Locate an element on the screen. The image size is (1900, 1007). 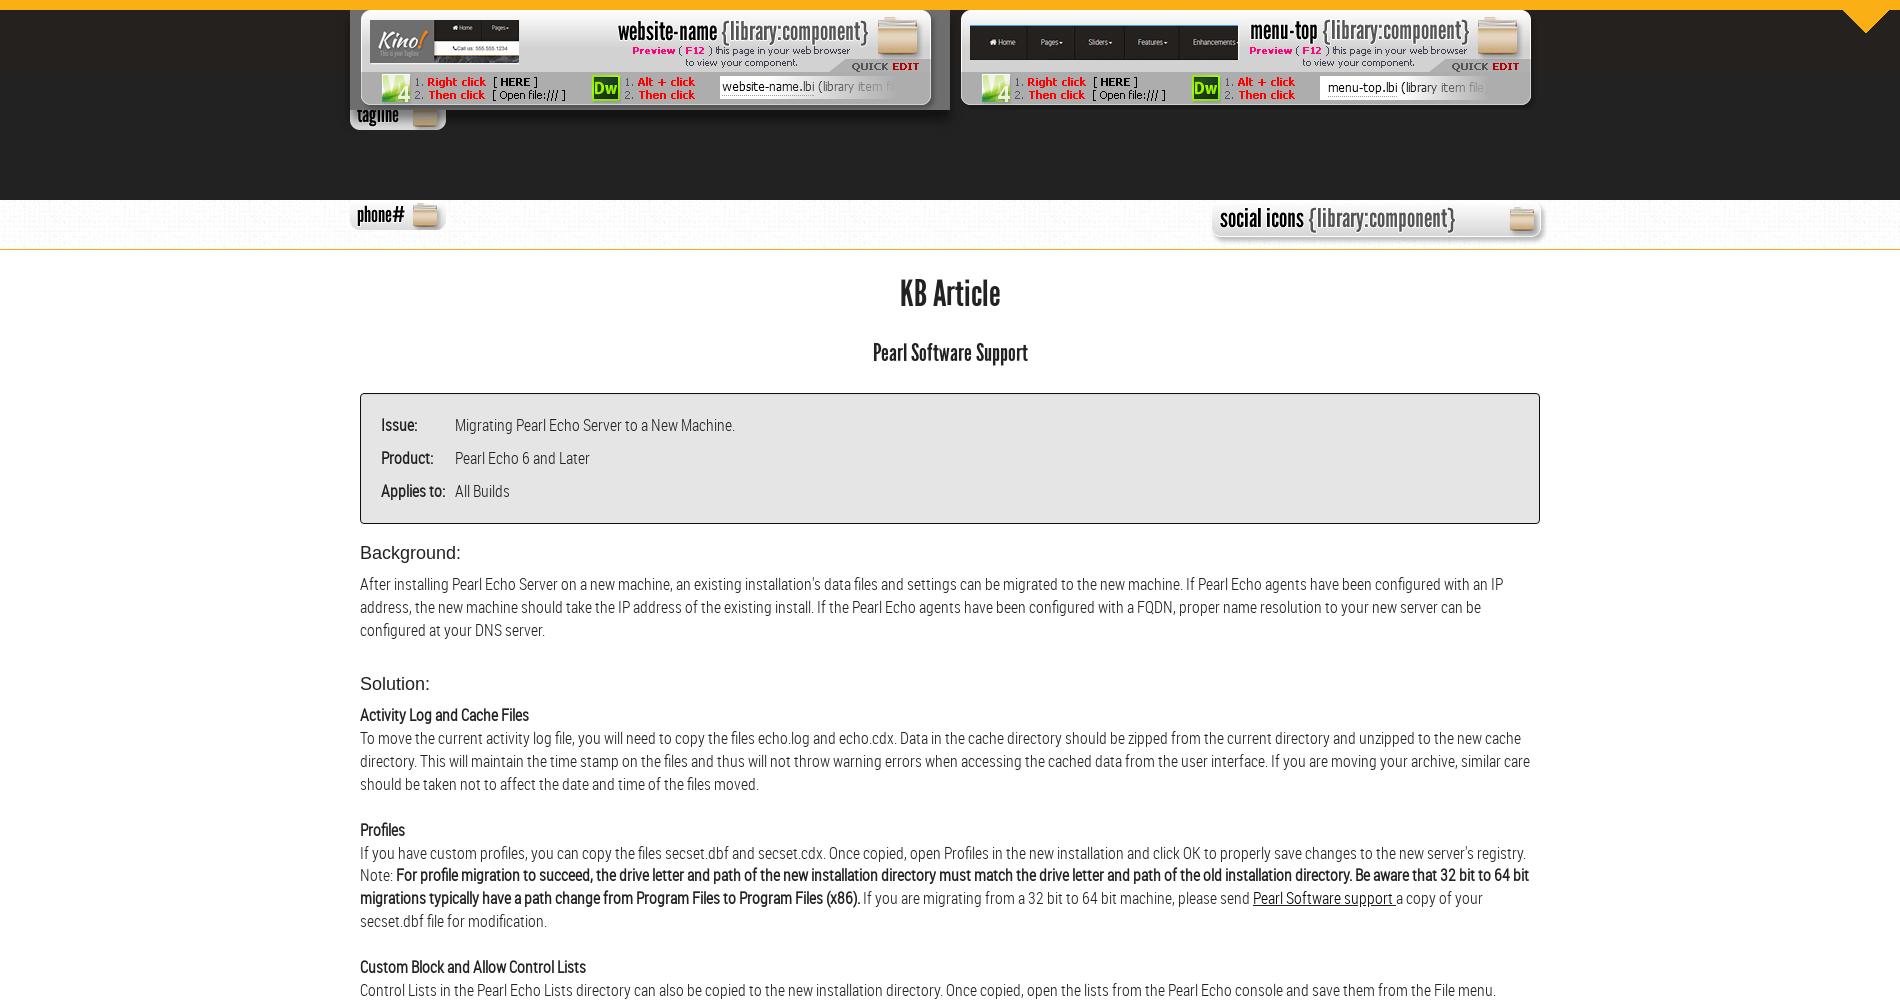
'Applies to:' is located at coordinates (379, 490).